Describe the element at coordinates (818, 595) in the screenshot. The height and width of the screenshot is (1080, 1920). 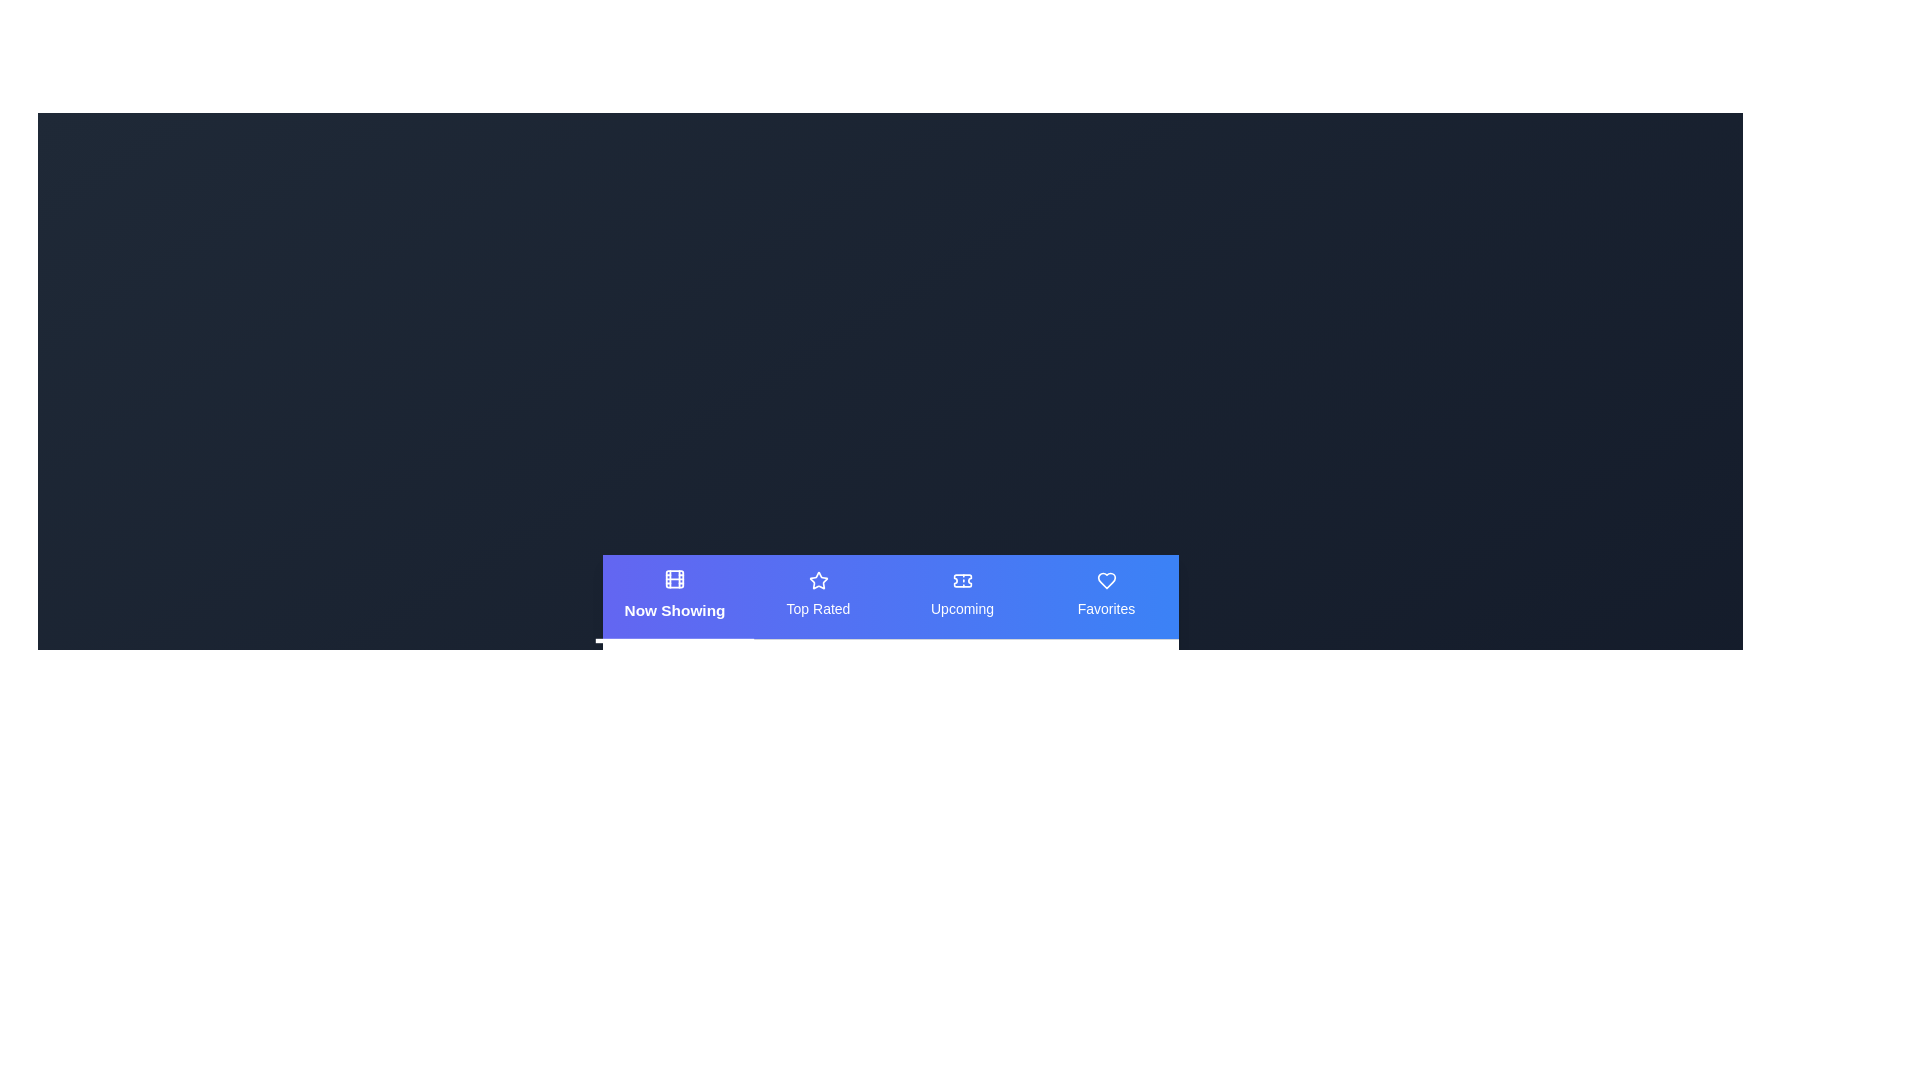
I see `the 'Top Rated' menu option button, which is the second item in a horizontally aligned menu` at that location.